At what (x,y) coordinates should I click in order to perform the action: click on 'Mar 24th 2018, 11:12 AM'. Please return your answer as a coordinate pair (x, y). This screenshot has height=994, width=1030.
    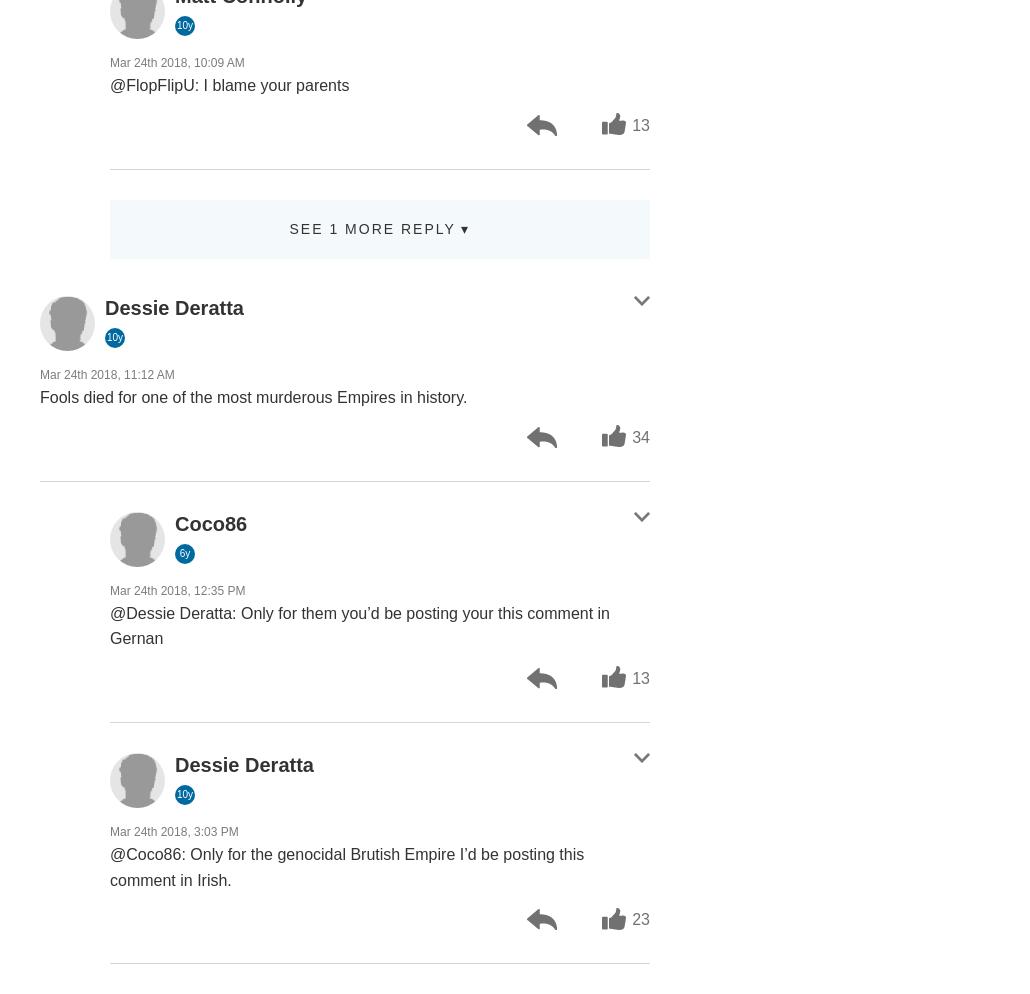
    Looking at the image, I should click on (39, 374).